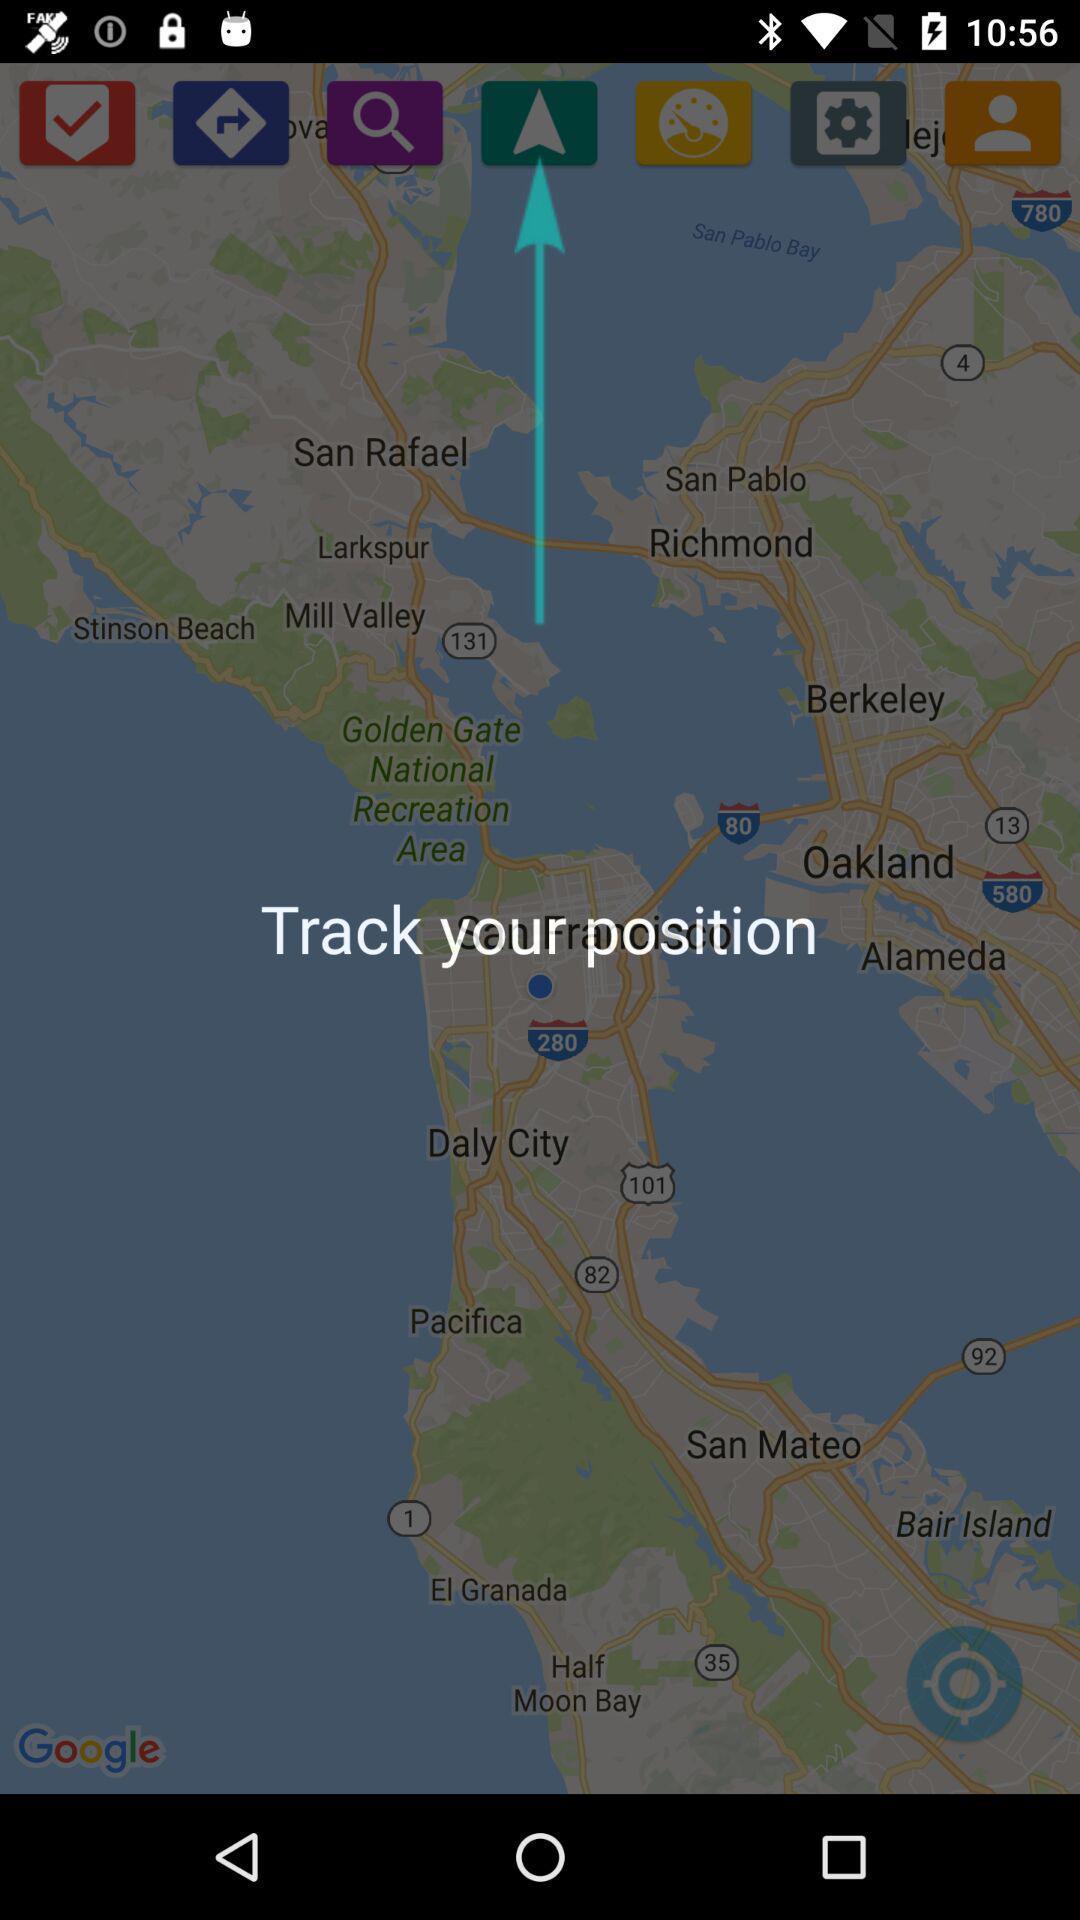 The height and width of the screenshot is (1920, 1080). Describe the element at coordinates (229, 121) in the screenshot. I see `forward option` at that location.